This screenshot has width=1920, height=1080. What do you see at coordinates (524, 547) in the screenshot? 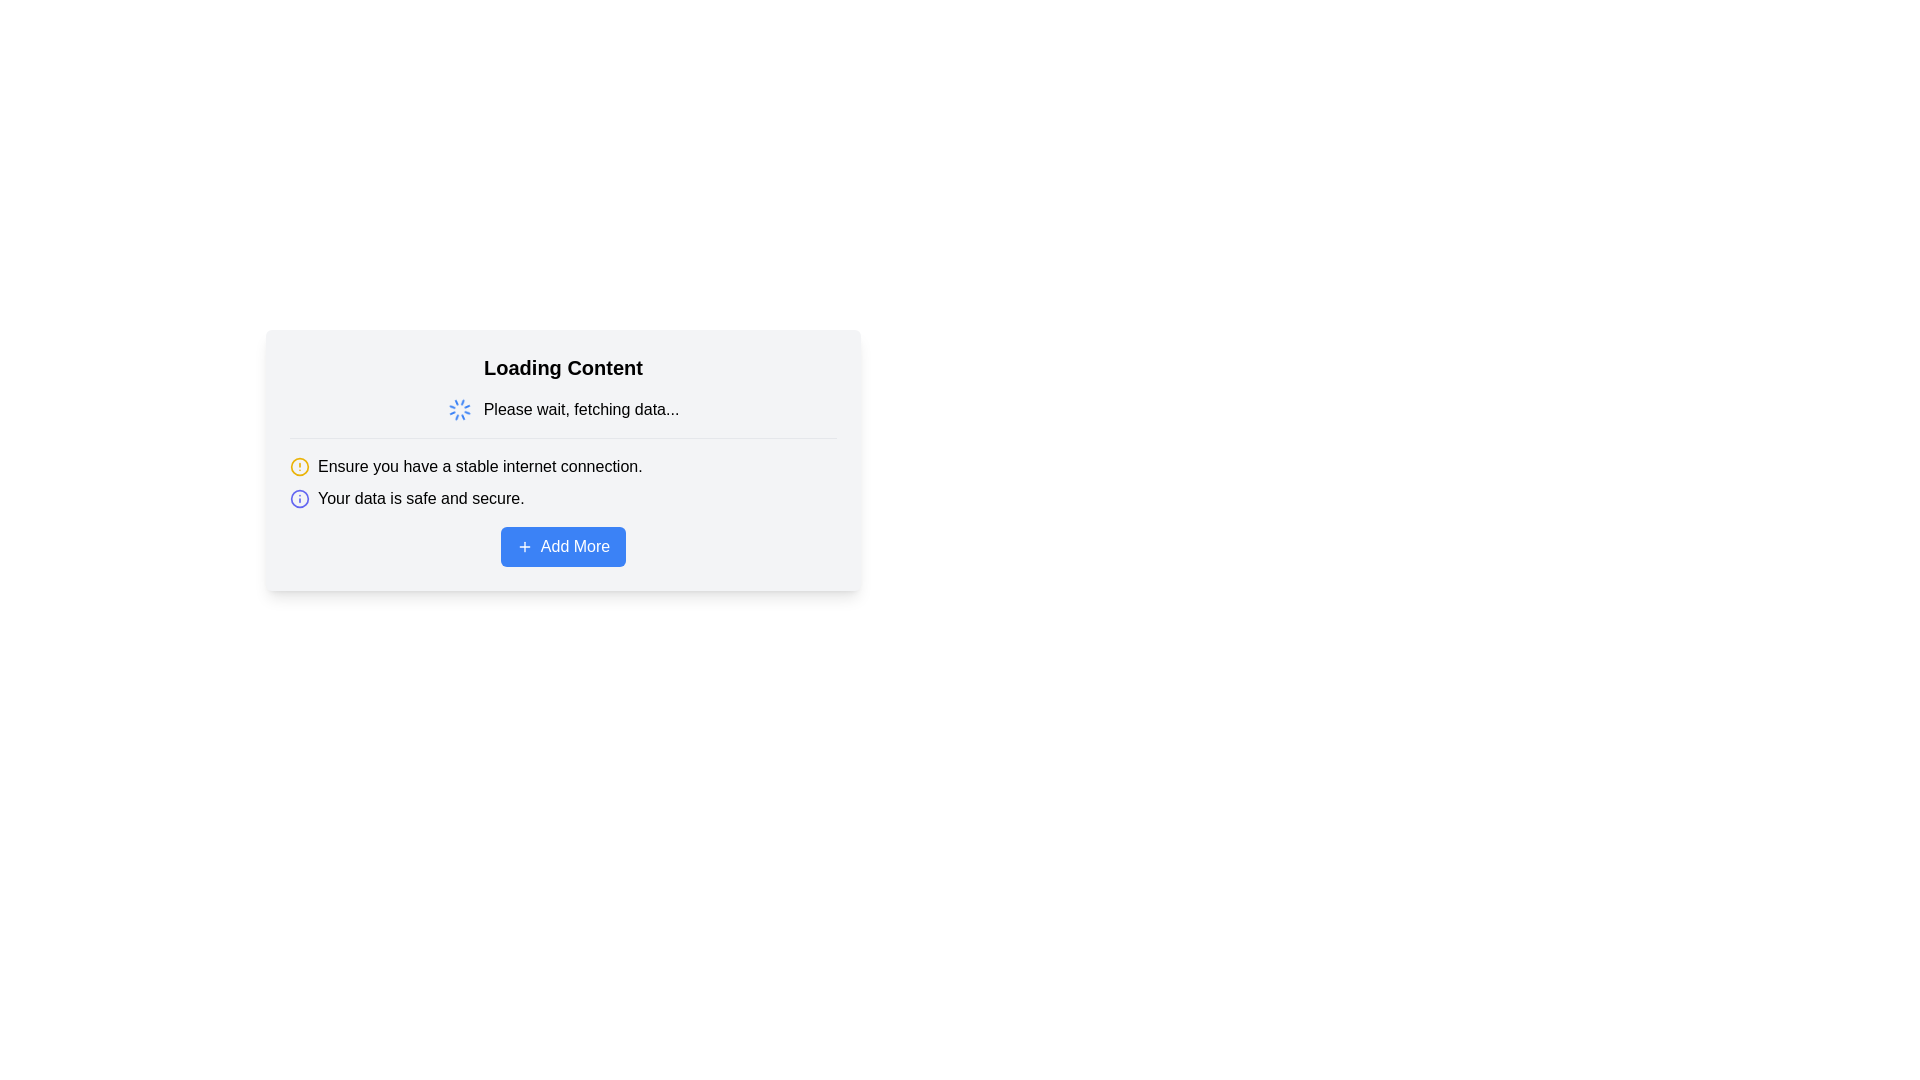
I see `the plus icon within the blue 'Add More' button` at bounding box center [524, 547].